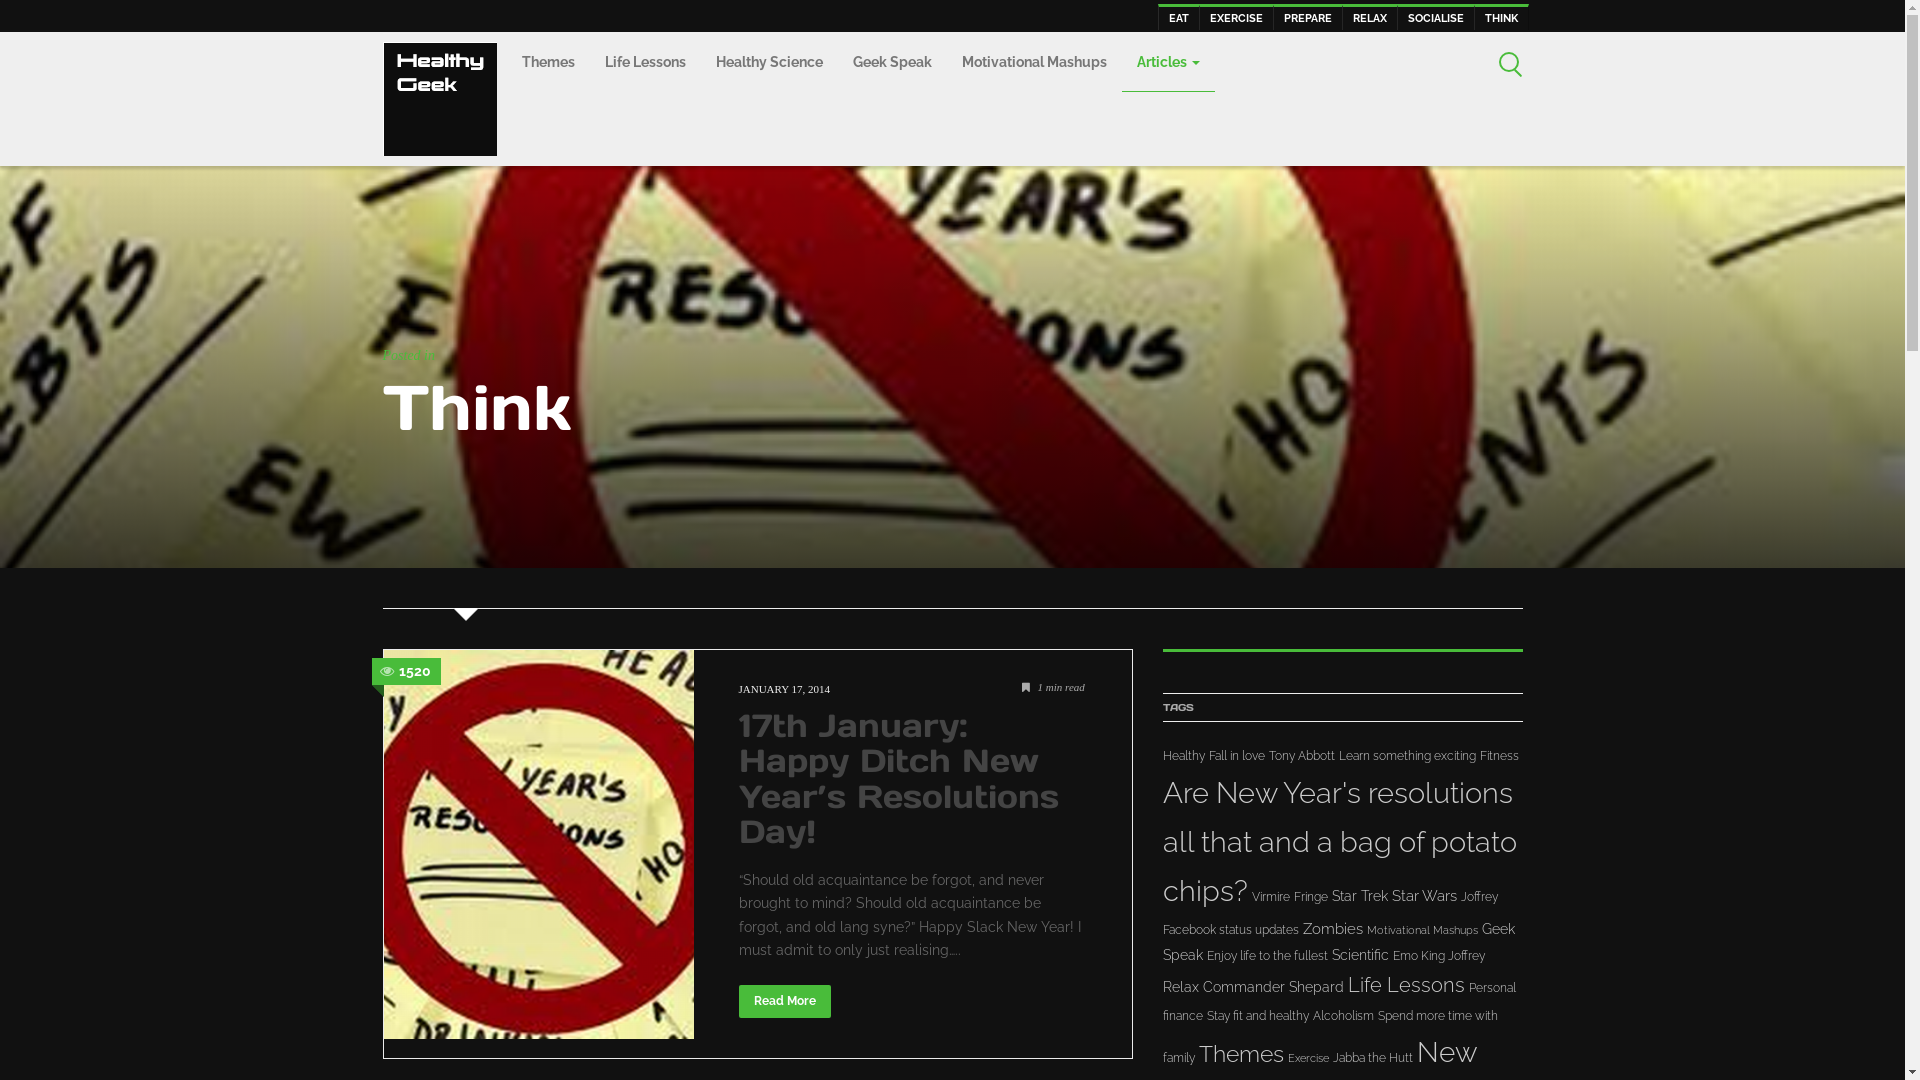  I want to click on 'THINK', so click(1501, 16).